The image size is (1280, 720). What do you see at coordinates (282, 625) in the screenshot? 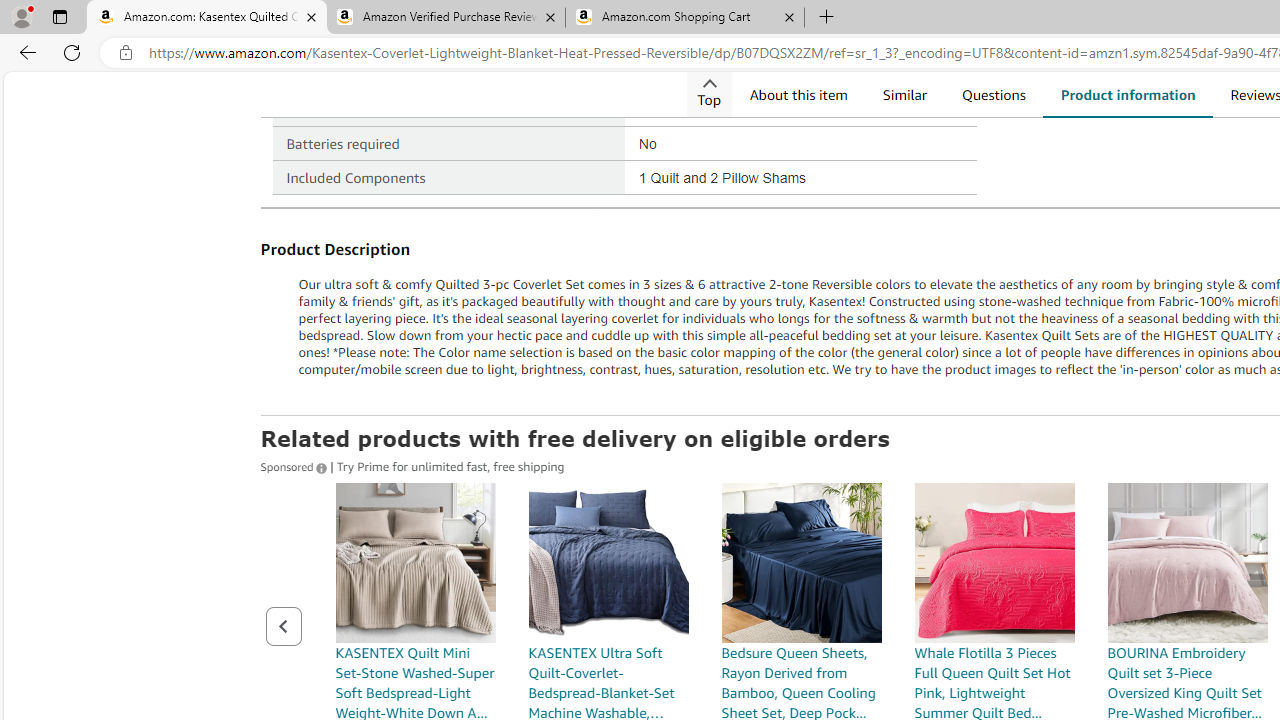
I see `'Previous page of related Sponsored Products'` at bounding box center [282, 625].